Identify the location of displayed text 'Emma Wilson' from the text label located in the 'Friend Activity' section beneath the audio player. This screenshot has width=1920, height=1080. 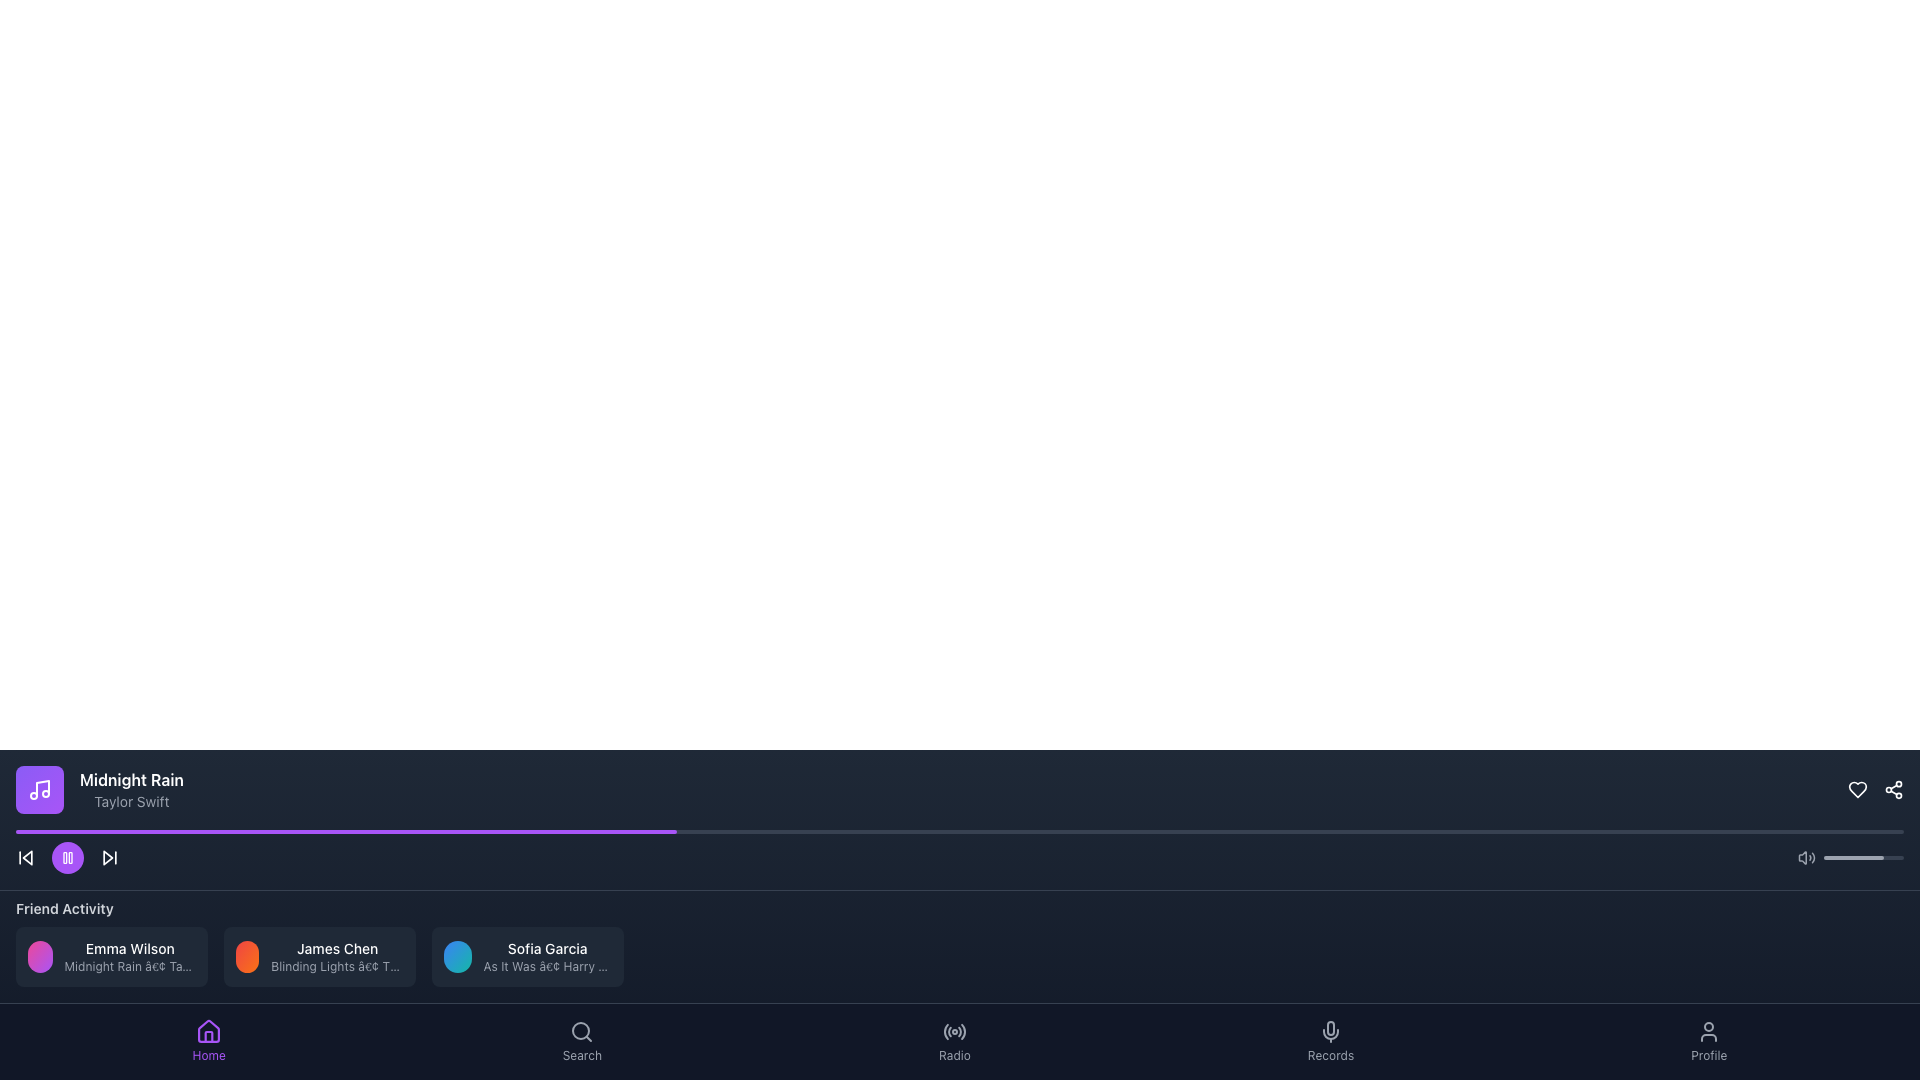
(129, 947).